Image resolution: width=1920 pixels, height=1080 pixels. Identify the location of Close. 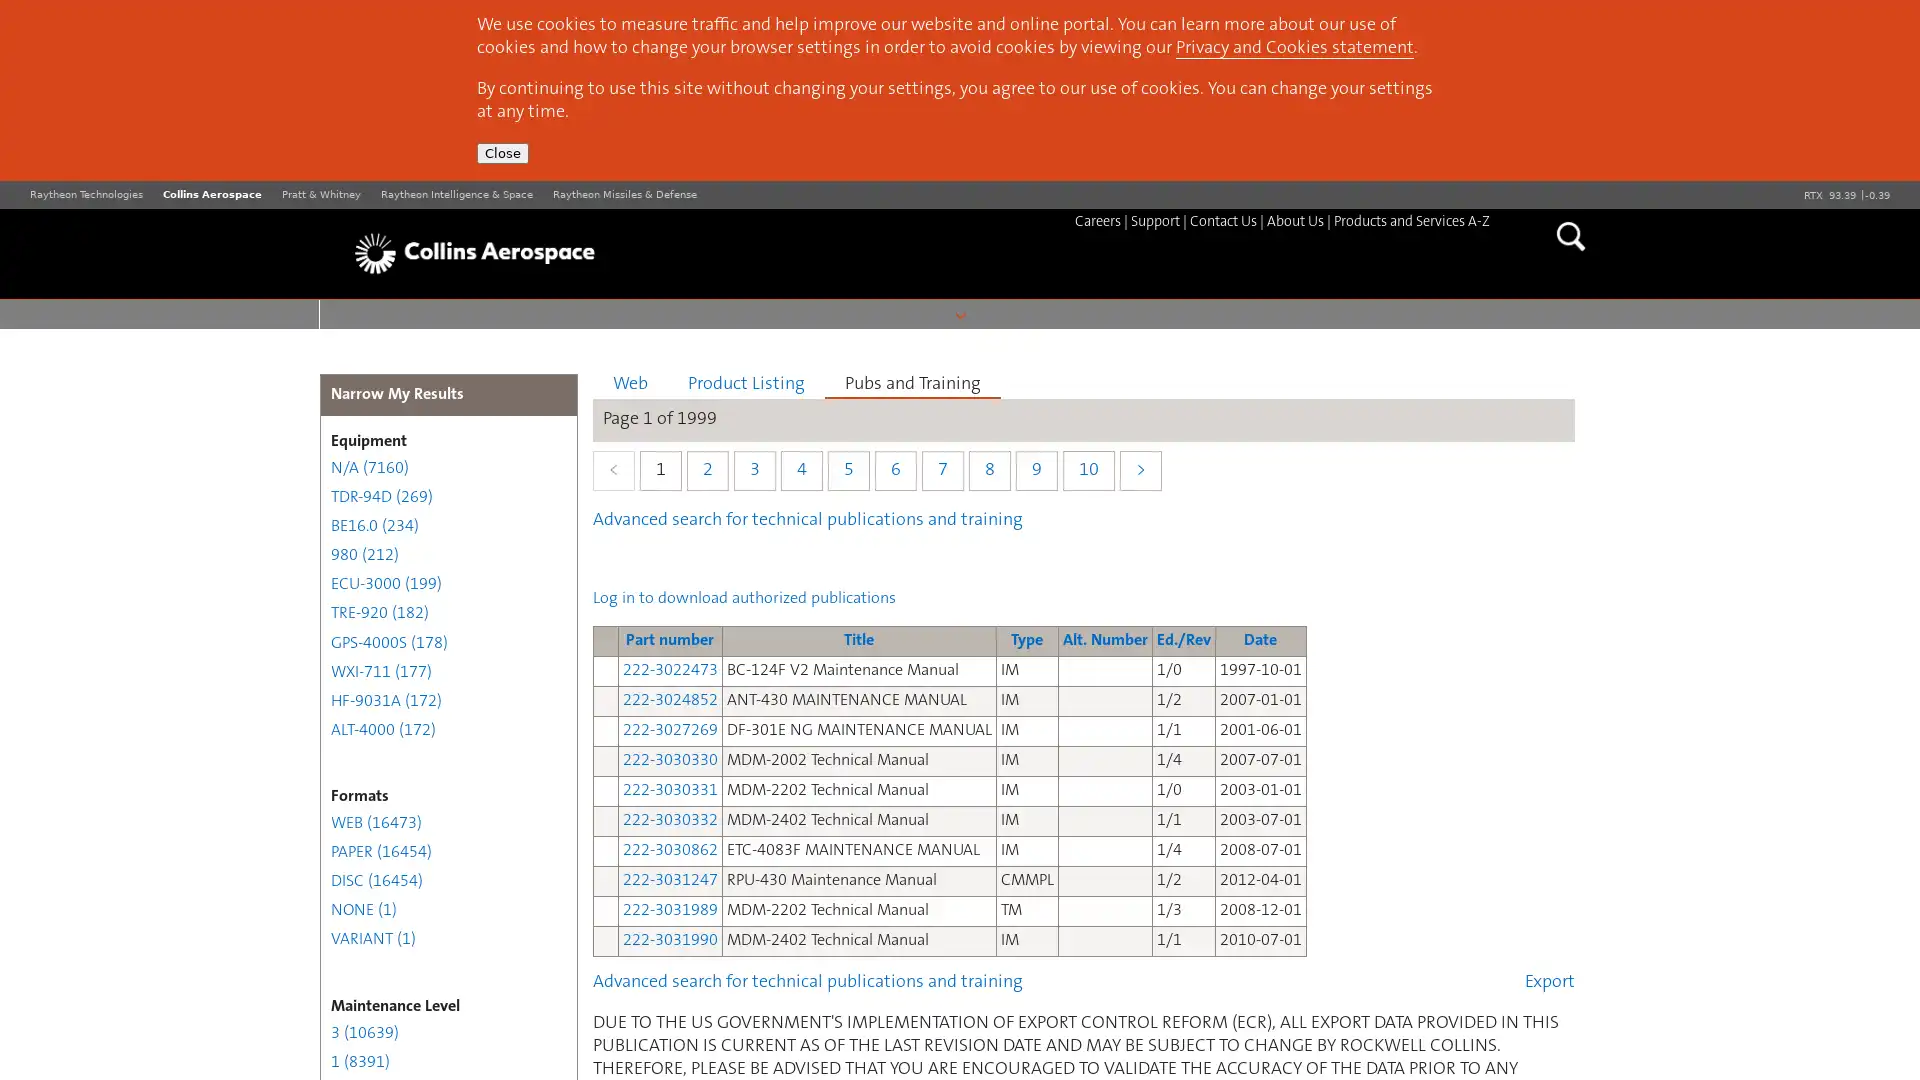
(503, 152).